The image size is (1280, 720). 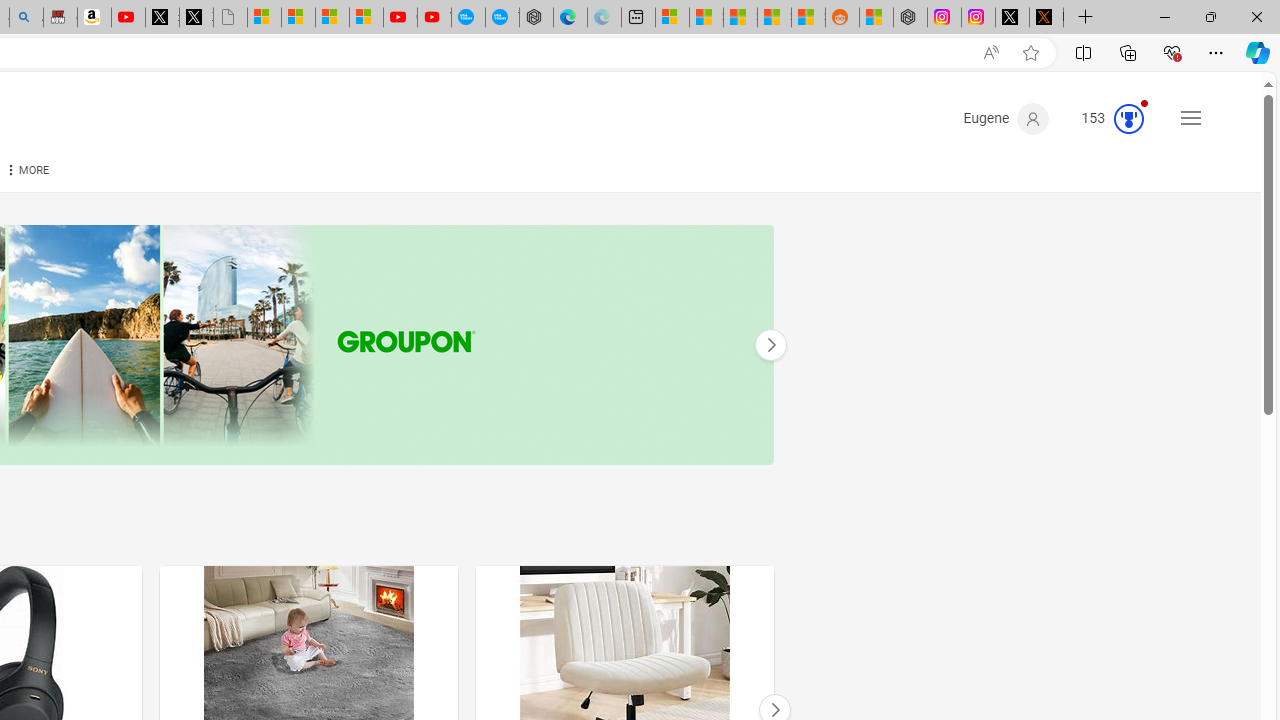 I want to click on 'Collections', so click(x=1128, y=51).